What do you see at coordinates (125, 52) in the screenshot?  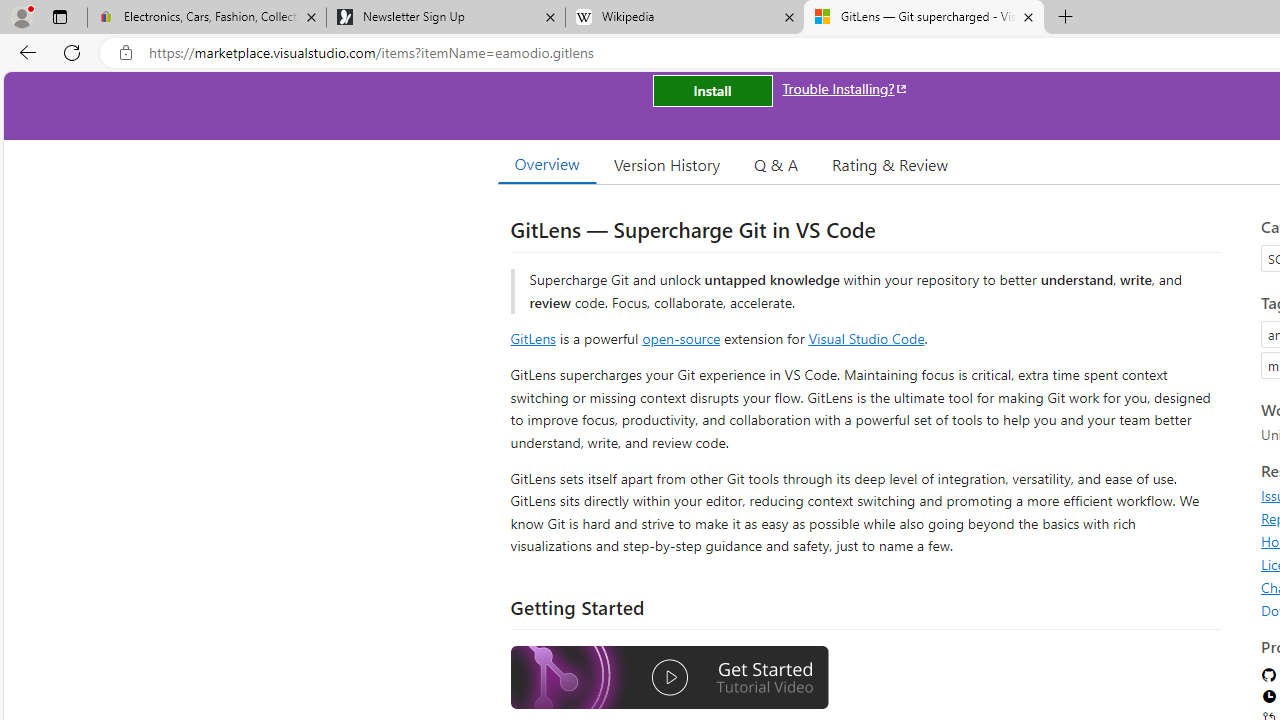 I see `'View site information'` at bounding box center [125, 52].